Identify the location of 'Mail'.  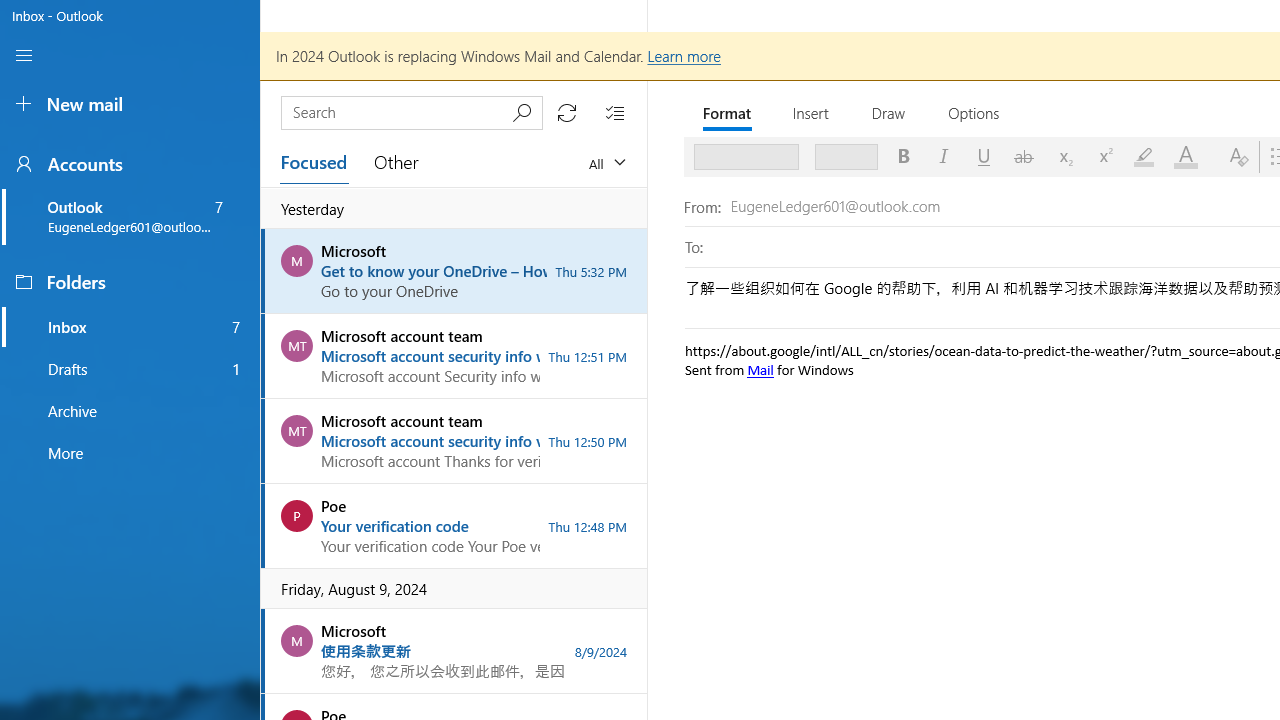
(759, 369).